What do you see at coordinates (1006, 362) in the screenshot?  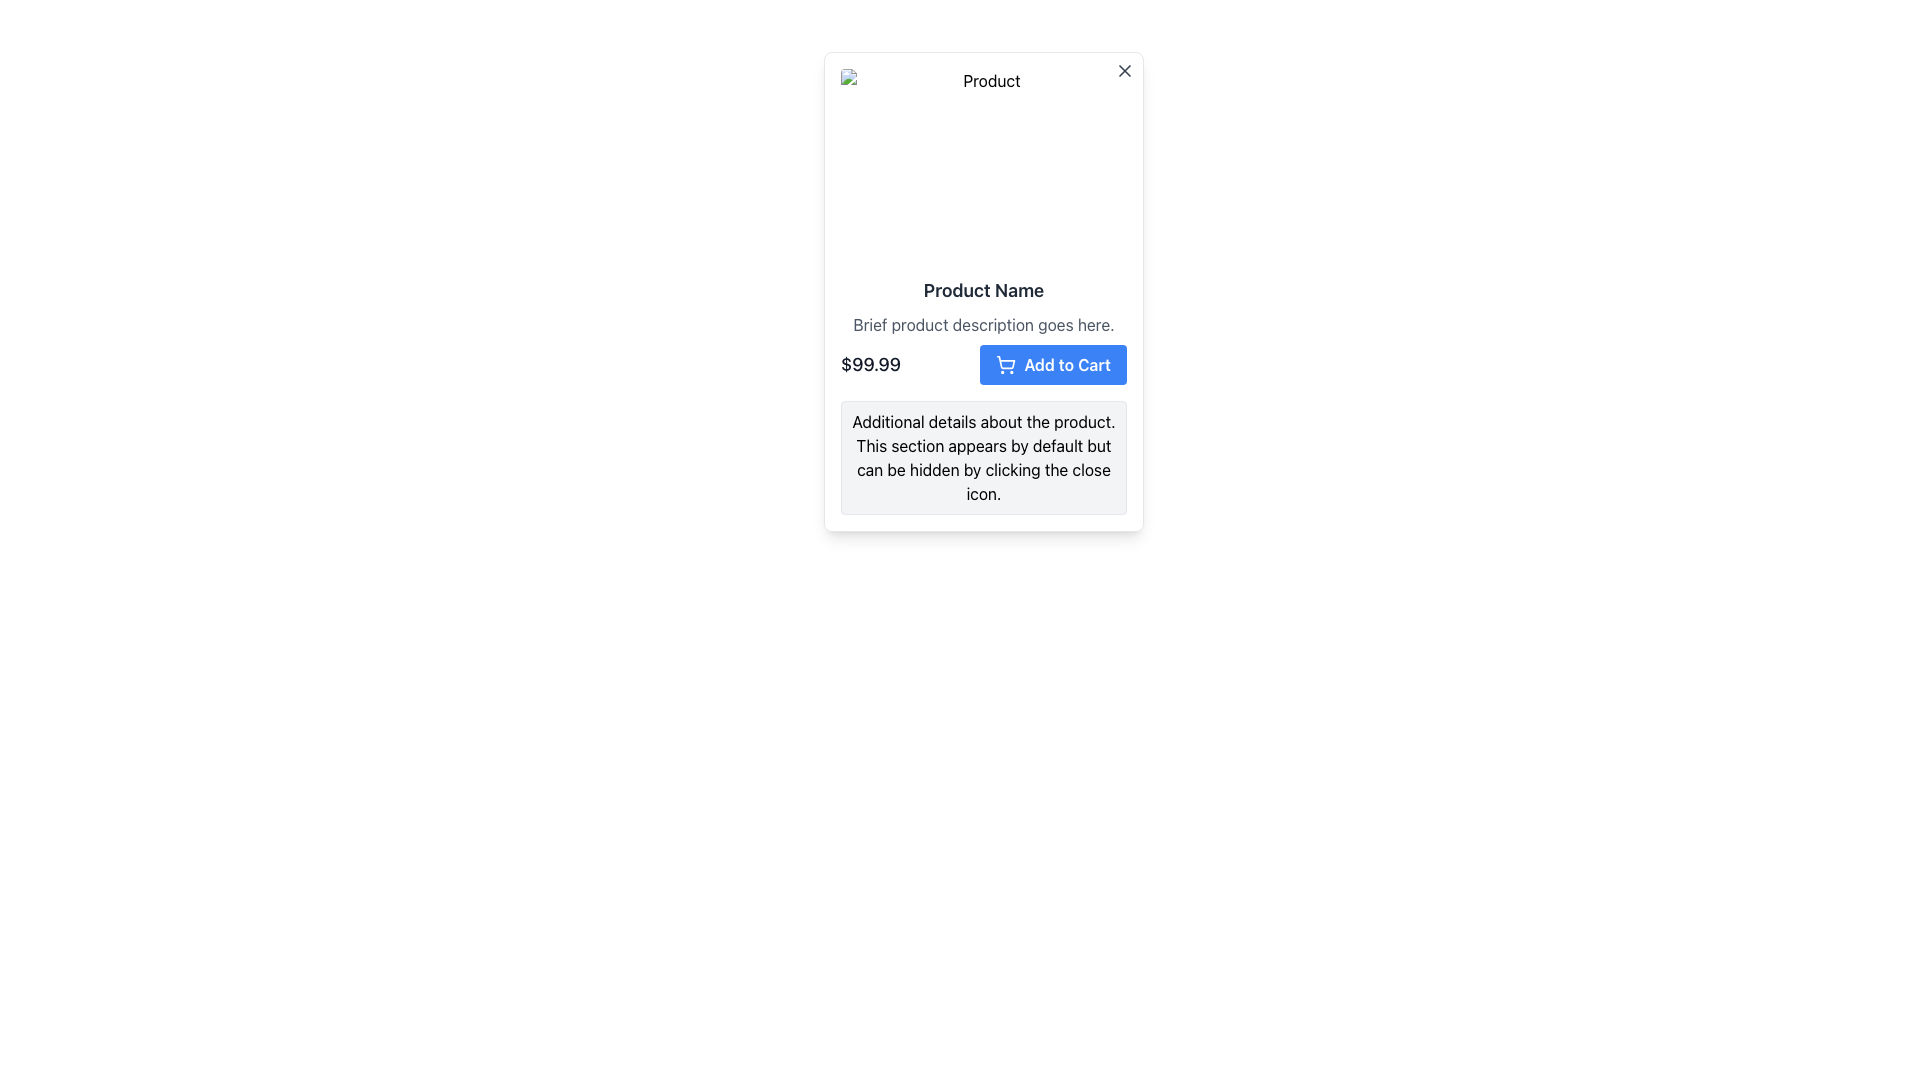 I see `the cart icon located on the left side of the 'Add to Cart' button to initiate adding a product to the shopping basket` at bounding box center [1006, 362].